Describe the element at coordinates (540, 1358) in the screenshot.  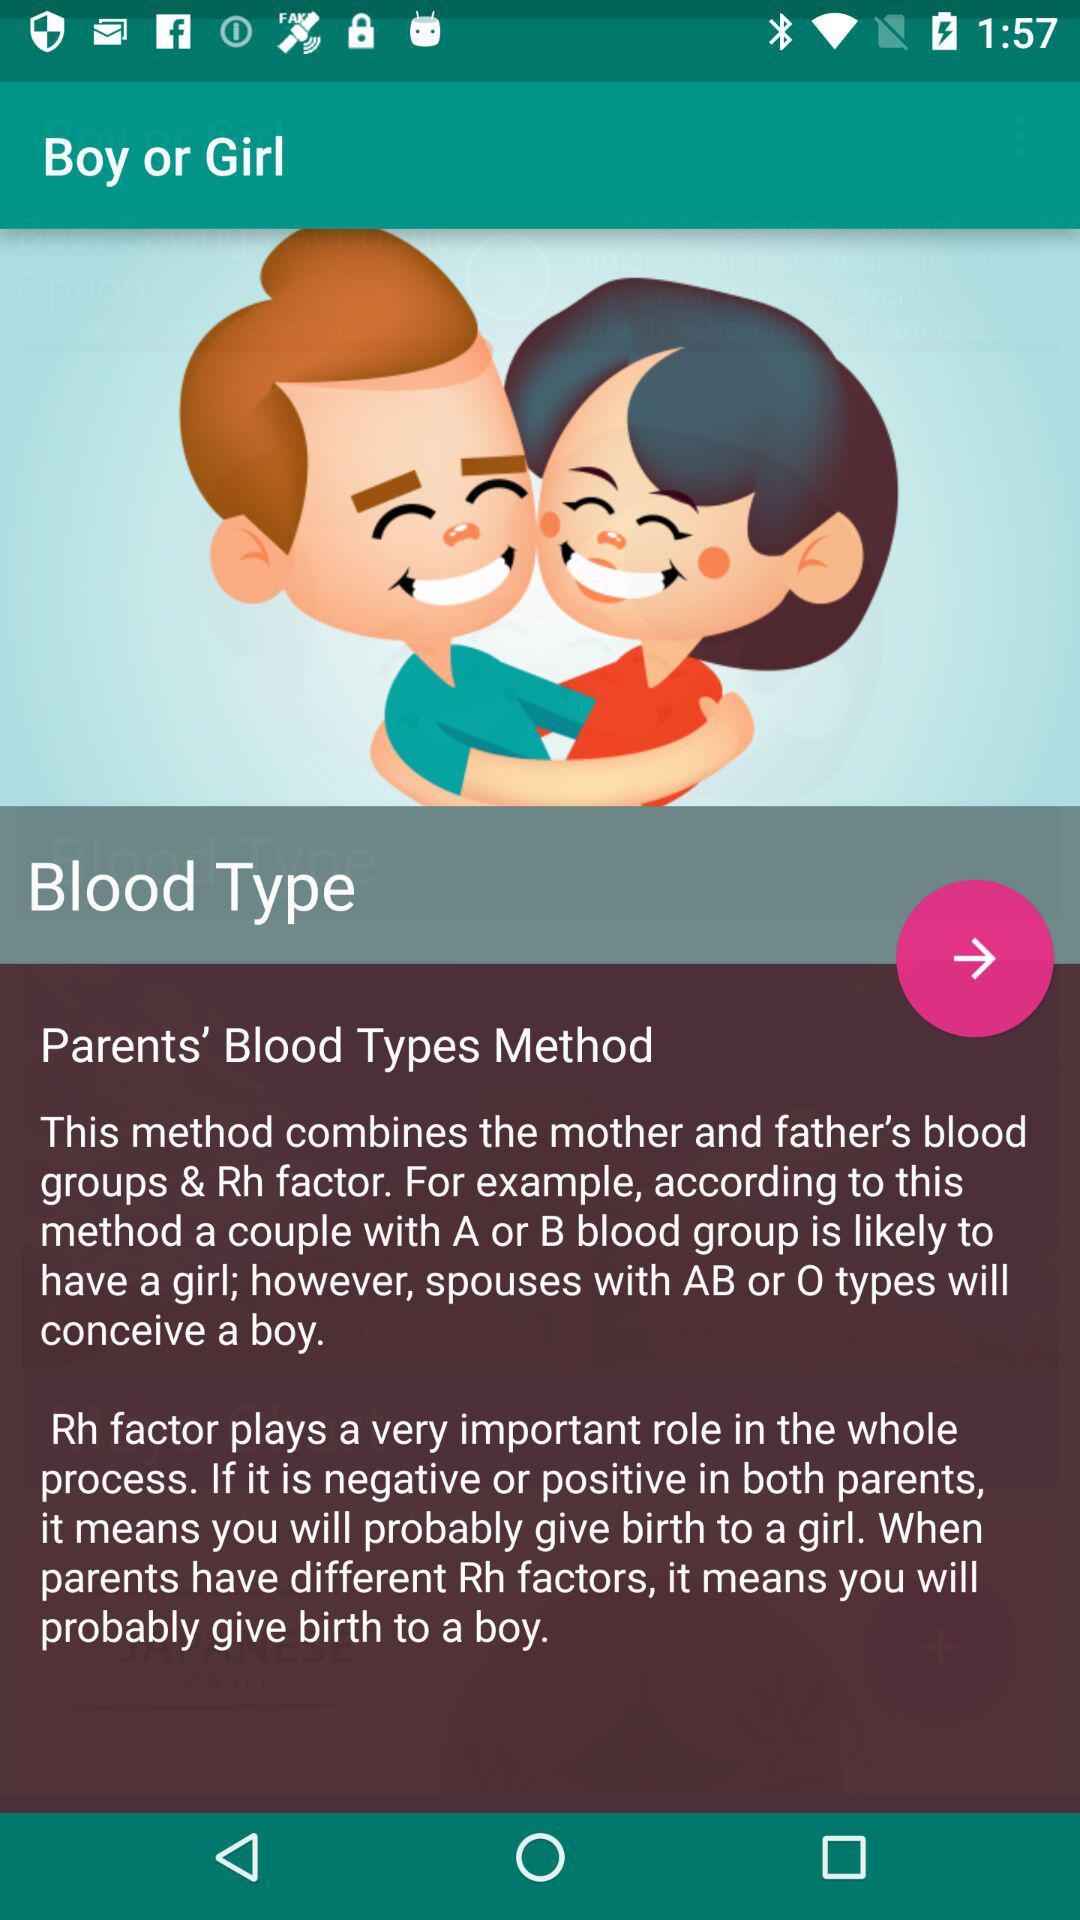
I see `the this method combines` at that location.